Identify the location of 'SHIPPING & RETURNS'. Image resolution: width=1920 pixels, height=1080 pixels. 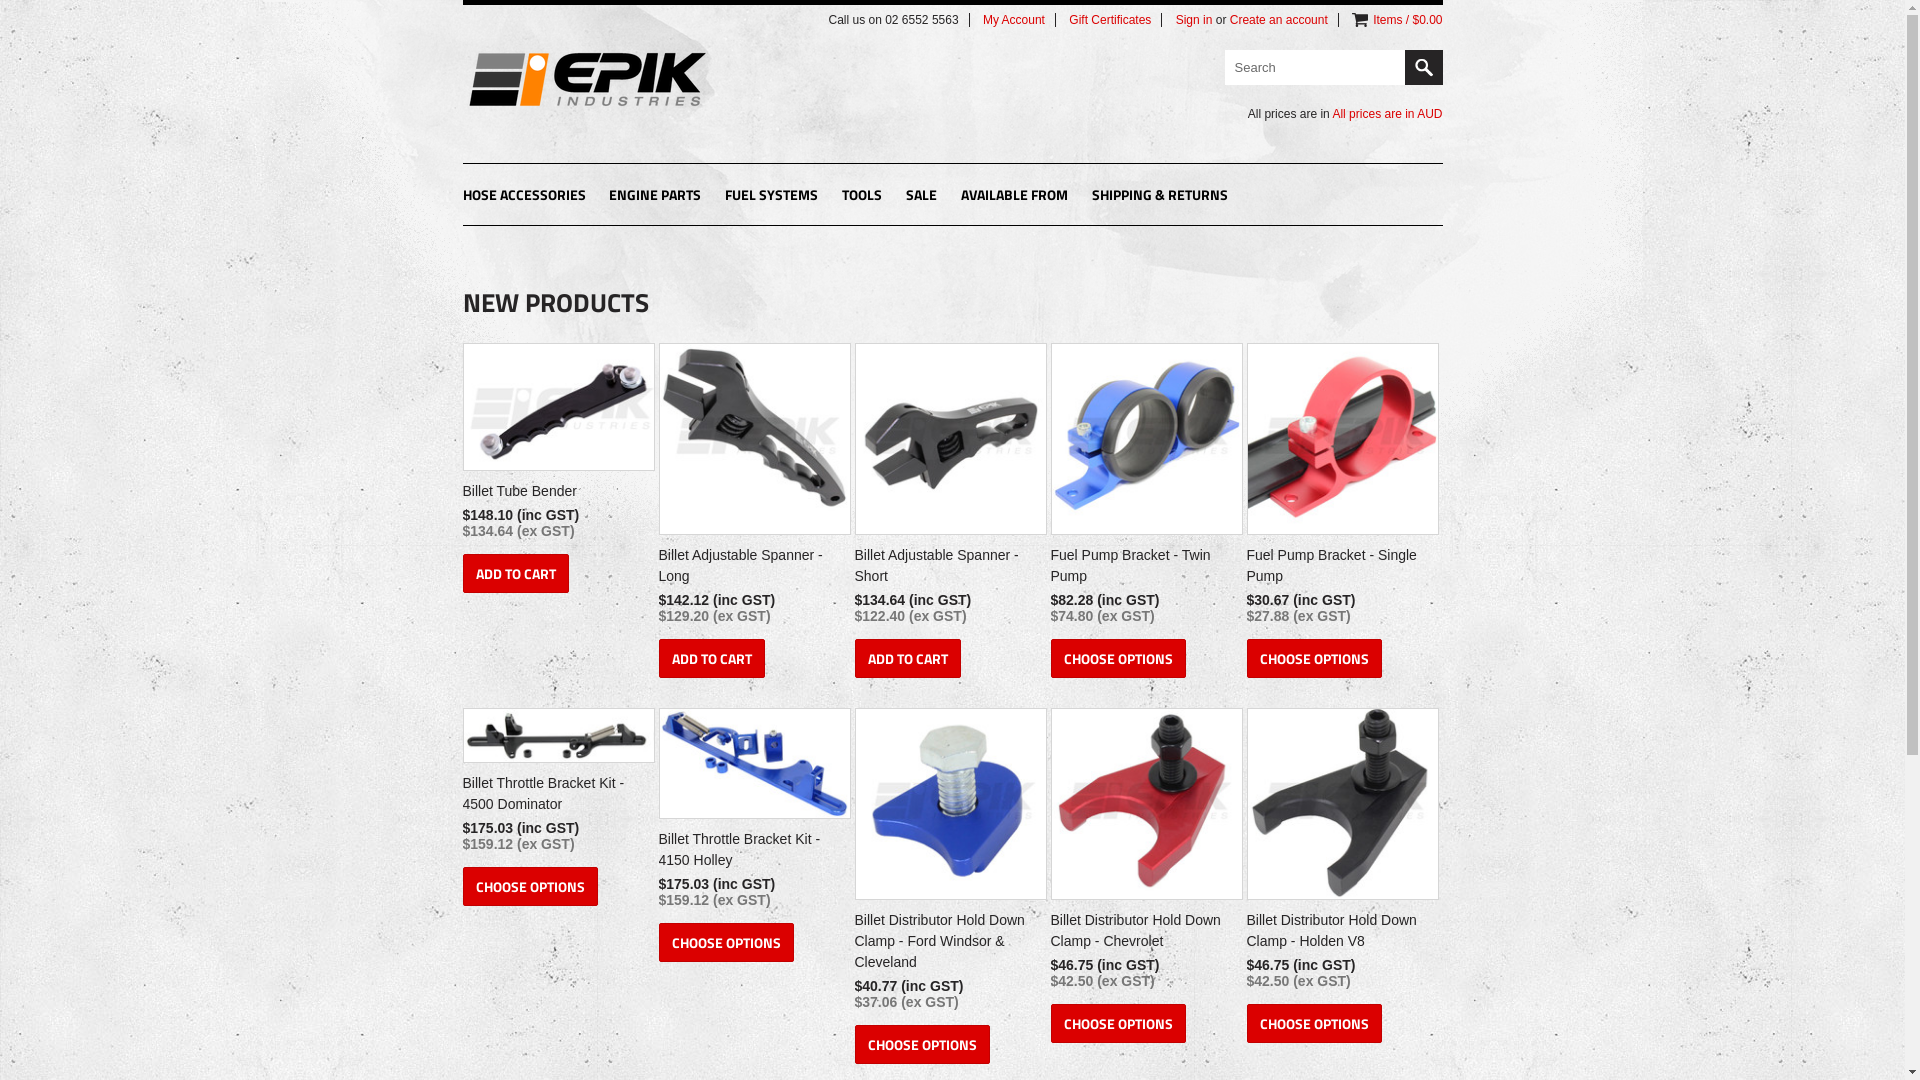
(1160, 196).